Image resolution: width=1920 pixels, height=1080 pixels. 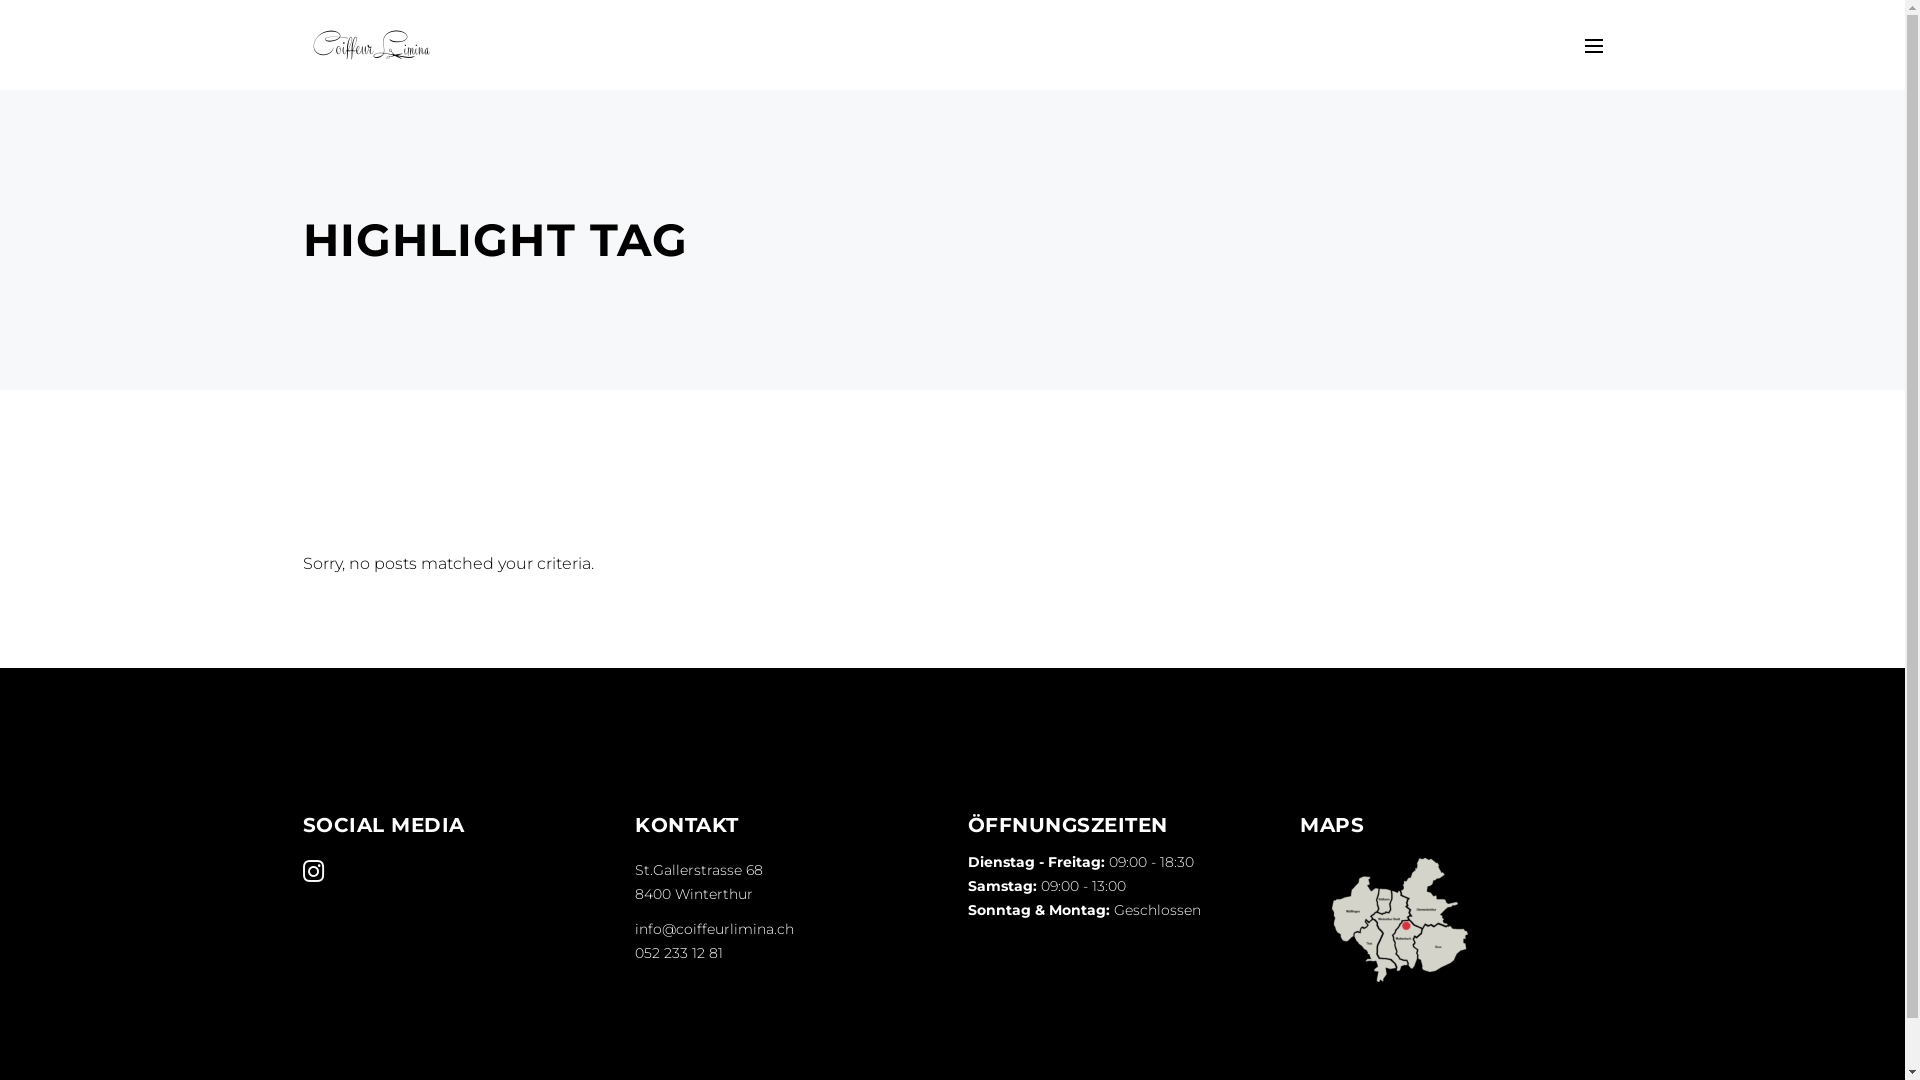 I want to click on 'info@coiffeurlimina.ch', so click(x=714, y=929).